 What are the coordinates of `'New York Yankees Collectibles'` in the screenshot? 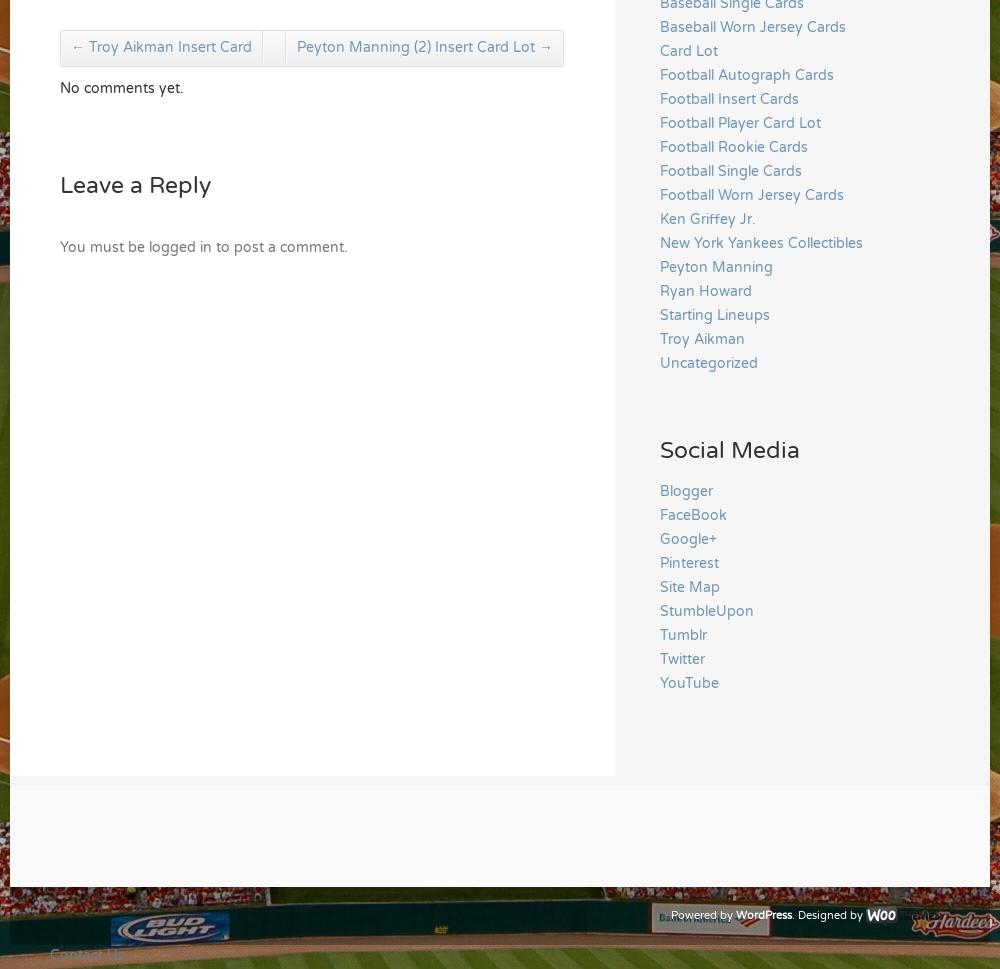 It's located at (761, 241).